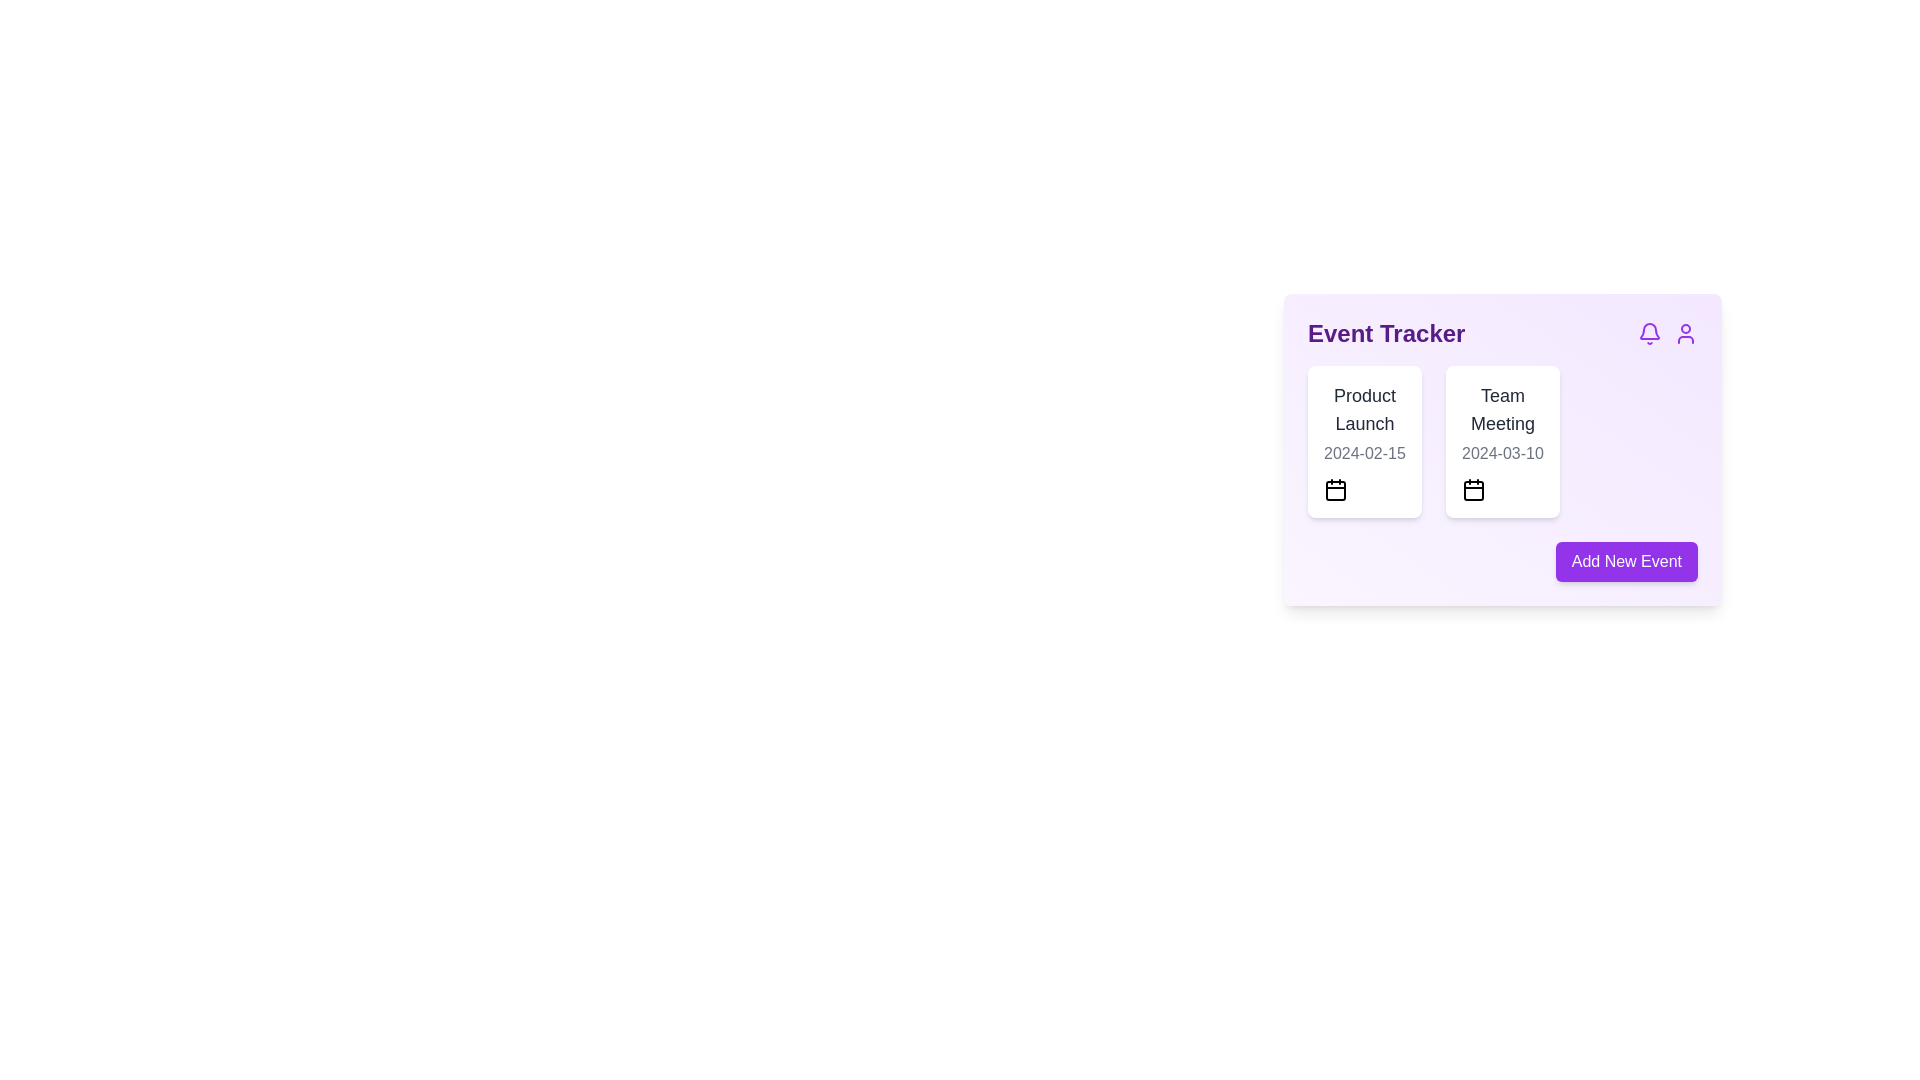 The height and width of the screenshot is (1080, 1920). I want to click on text from the 'Team Meeting' label, which is prominently displayed in dark grey at the top of the card in the 'Event Tracker' section, so click(1502, 408).